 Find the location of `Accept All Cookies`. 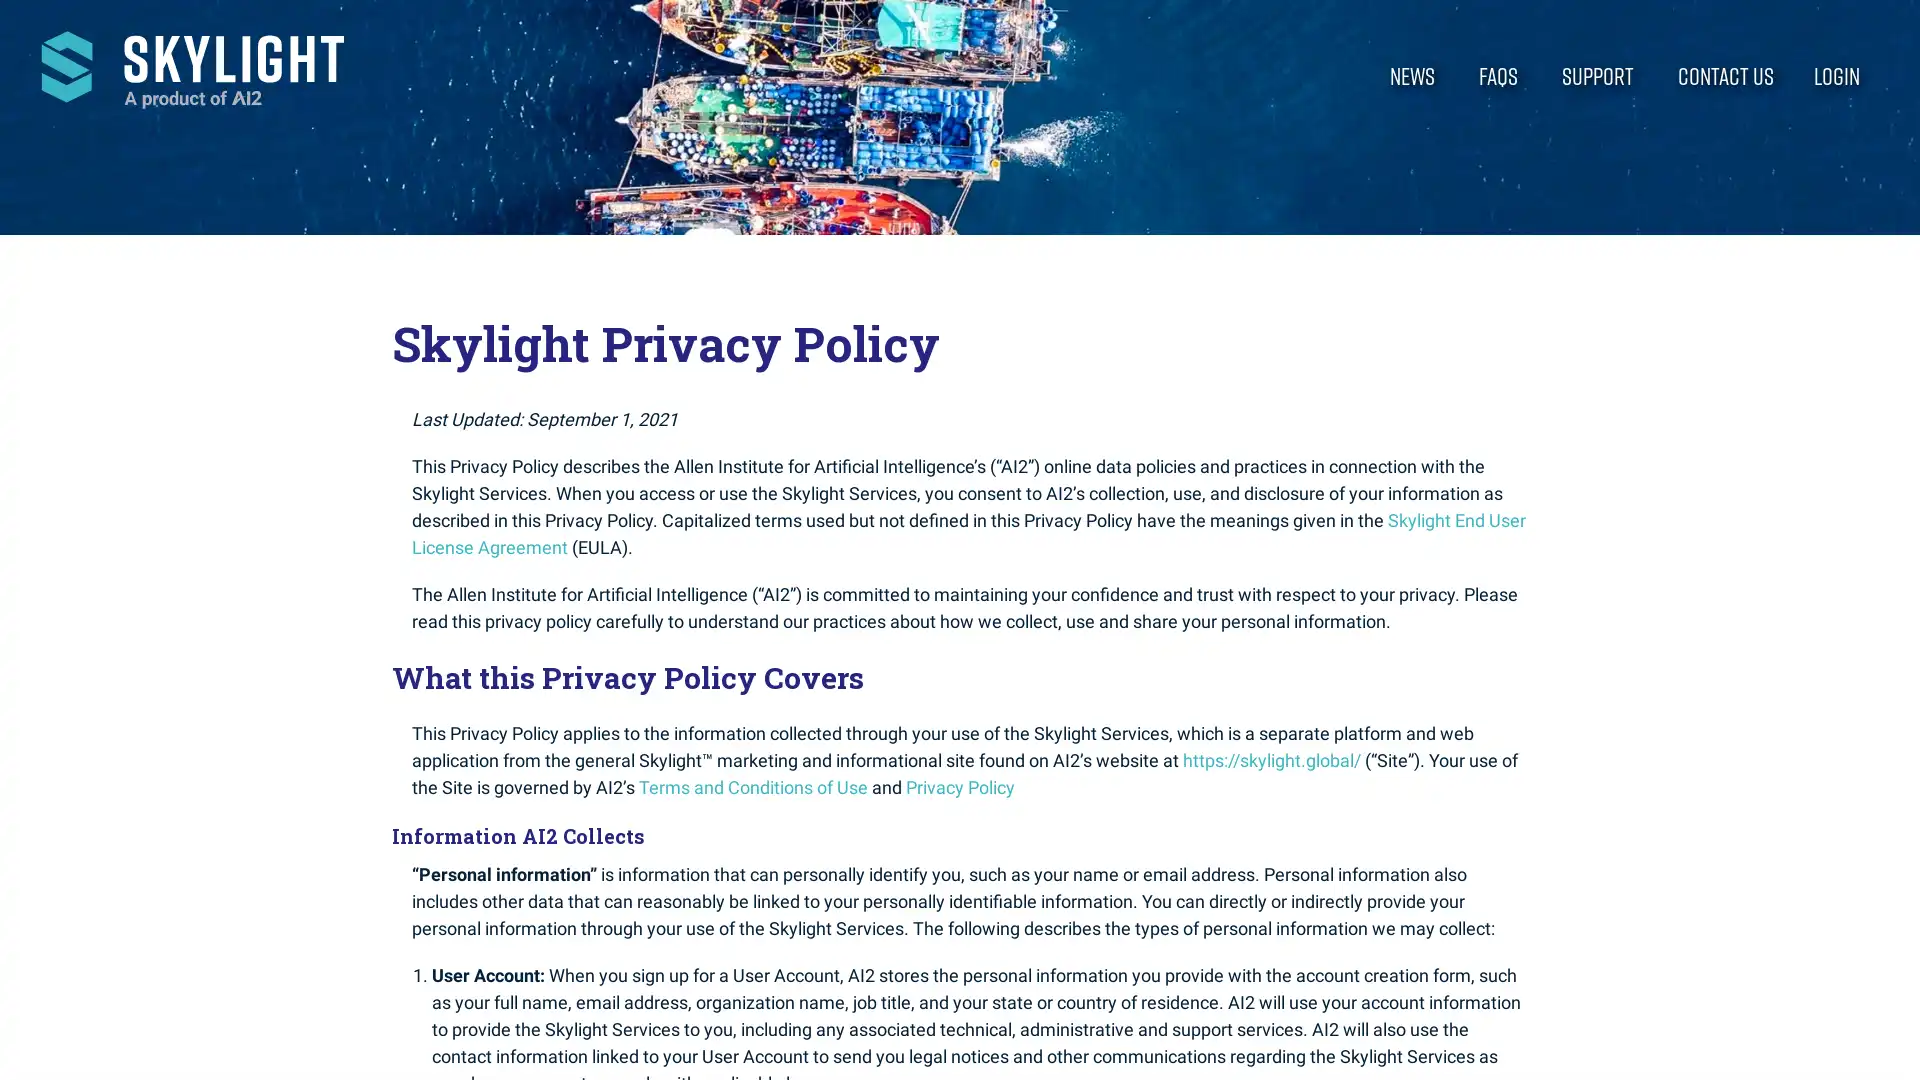

Accept All Cookies is located at coordinates (1541, 1036).